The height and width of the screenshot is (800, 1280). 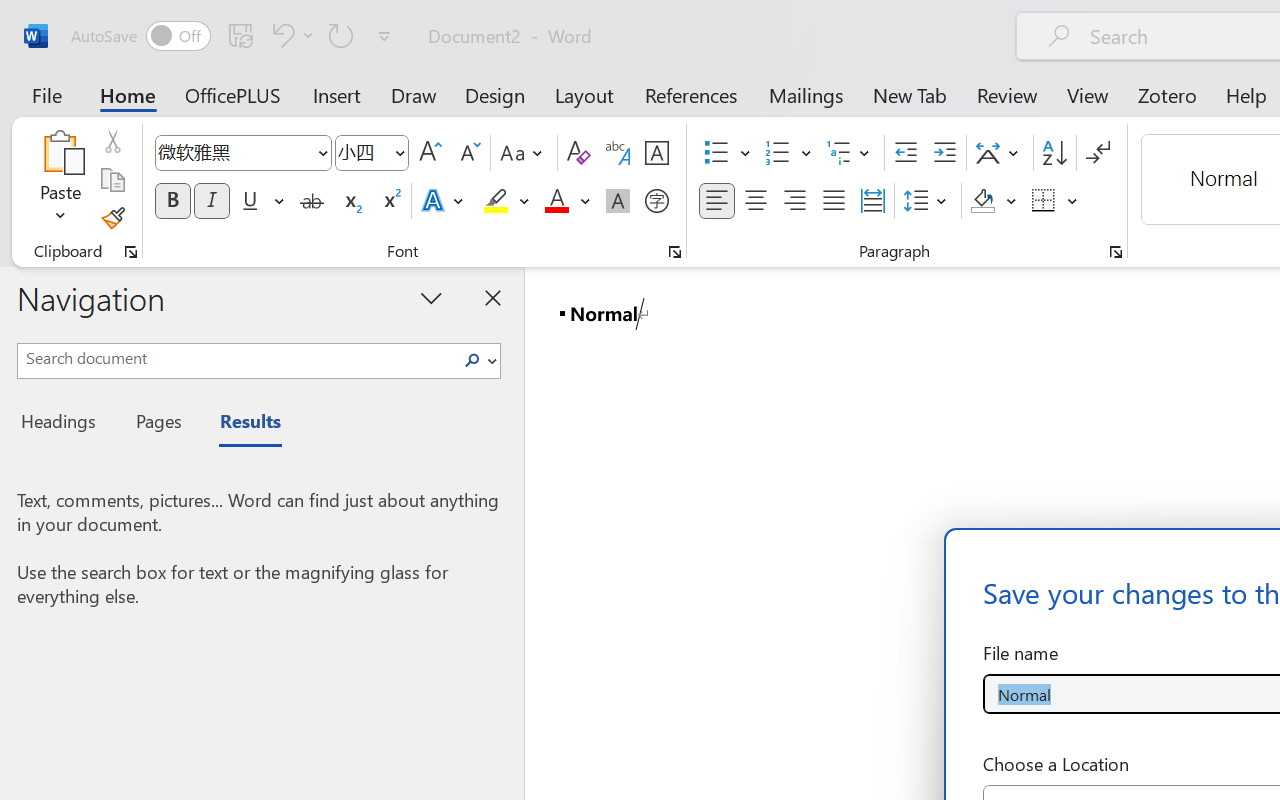 I want to click on 'Numbering', so click(x=788, y=153).